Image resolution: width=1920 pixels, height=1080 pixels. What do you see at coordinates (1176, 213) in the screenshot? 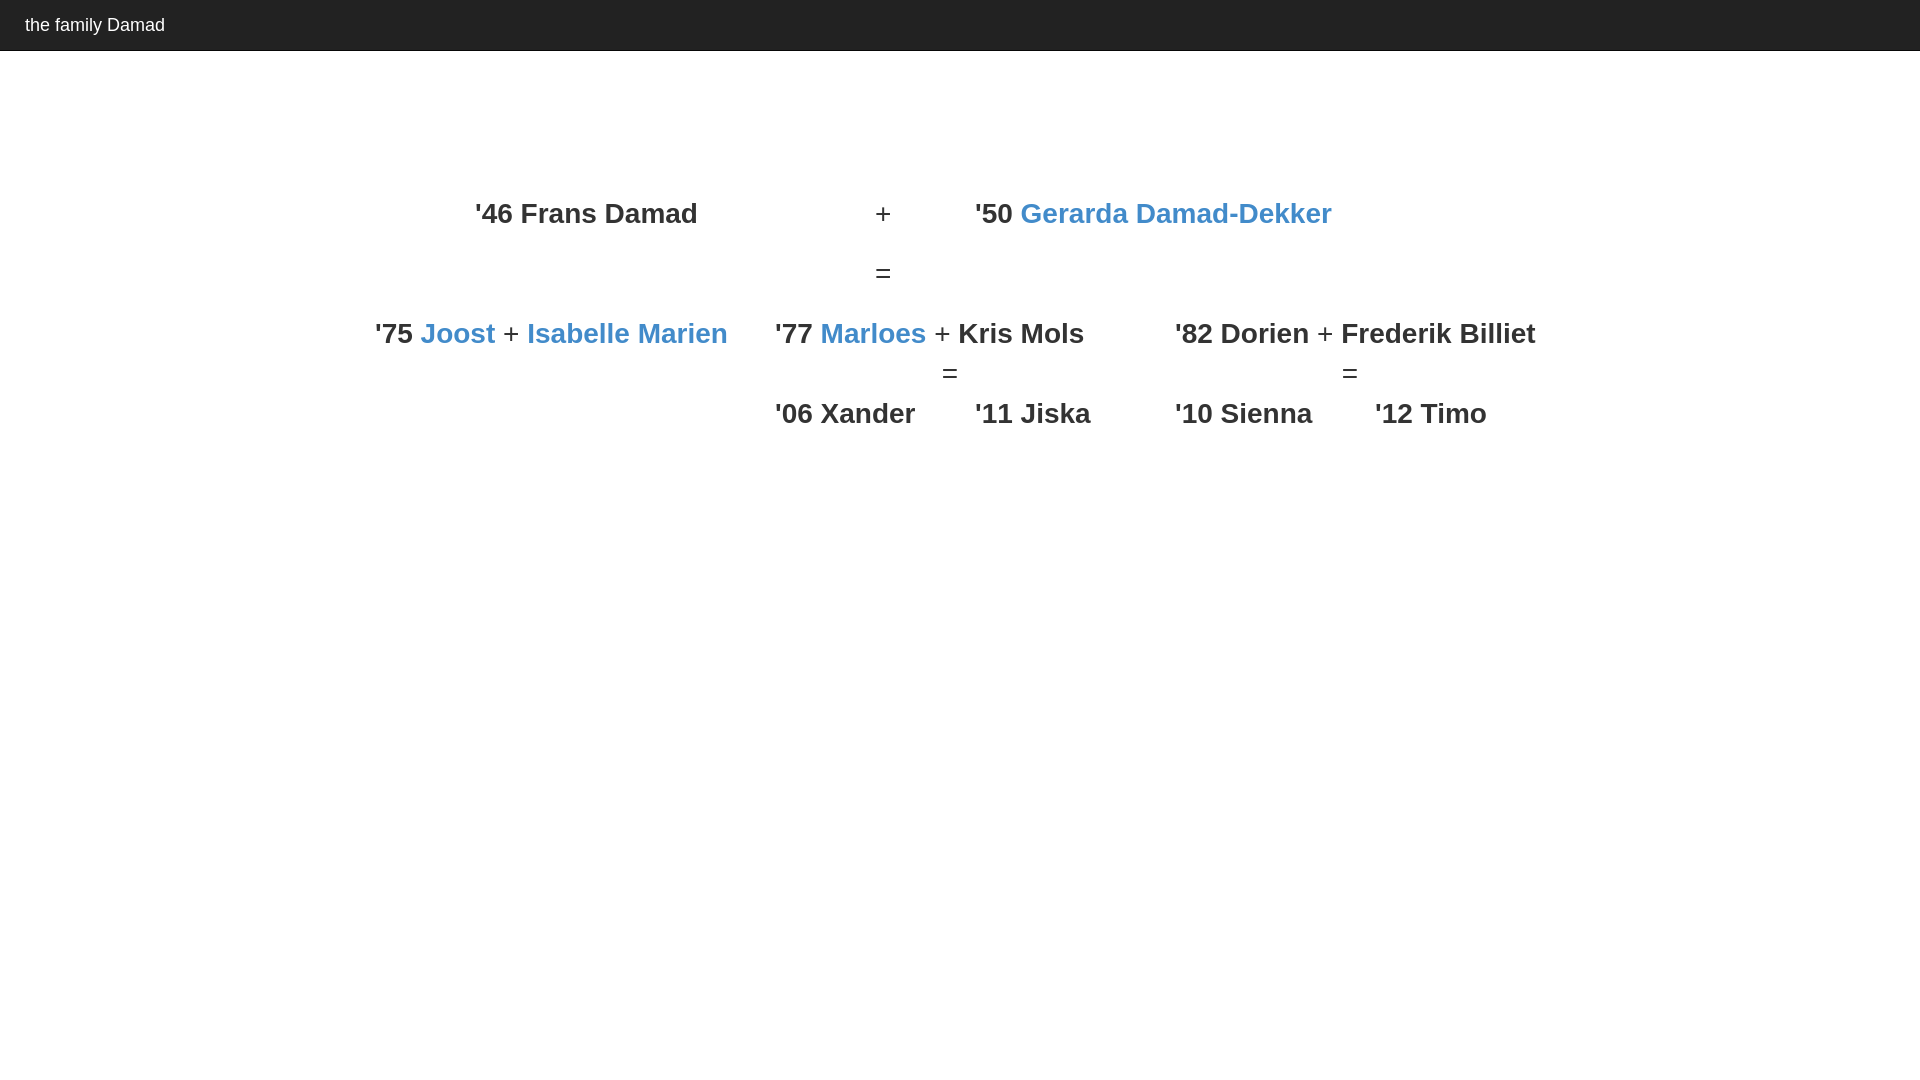
I see `'Gerarda Damad-Dekker'` at bounding box center [1176, 213].